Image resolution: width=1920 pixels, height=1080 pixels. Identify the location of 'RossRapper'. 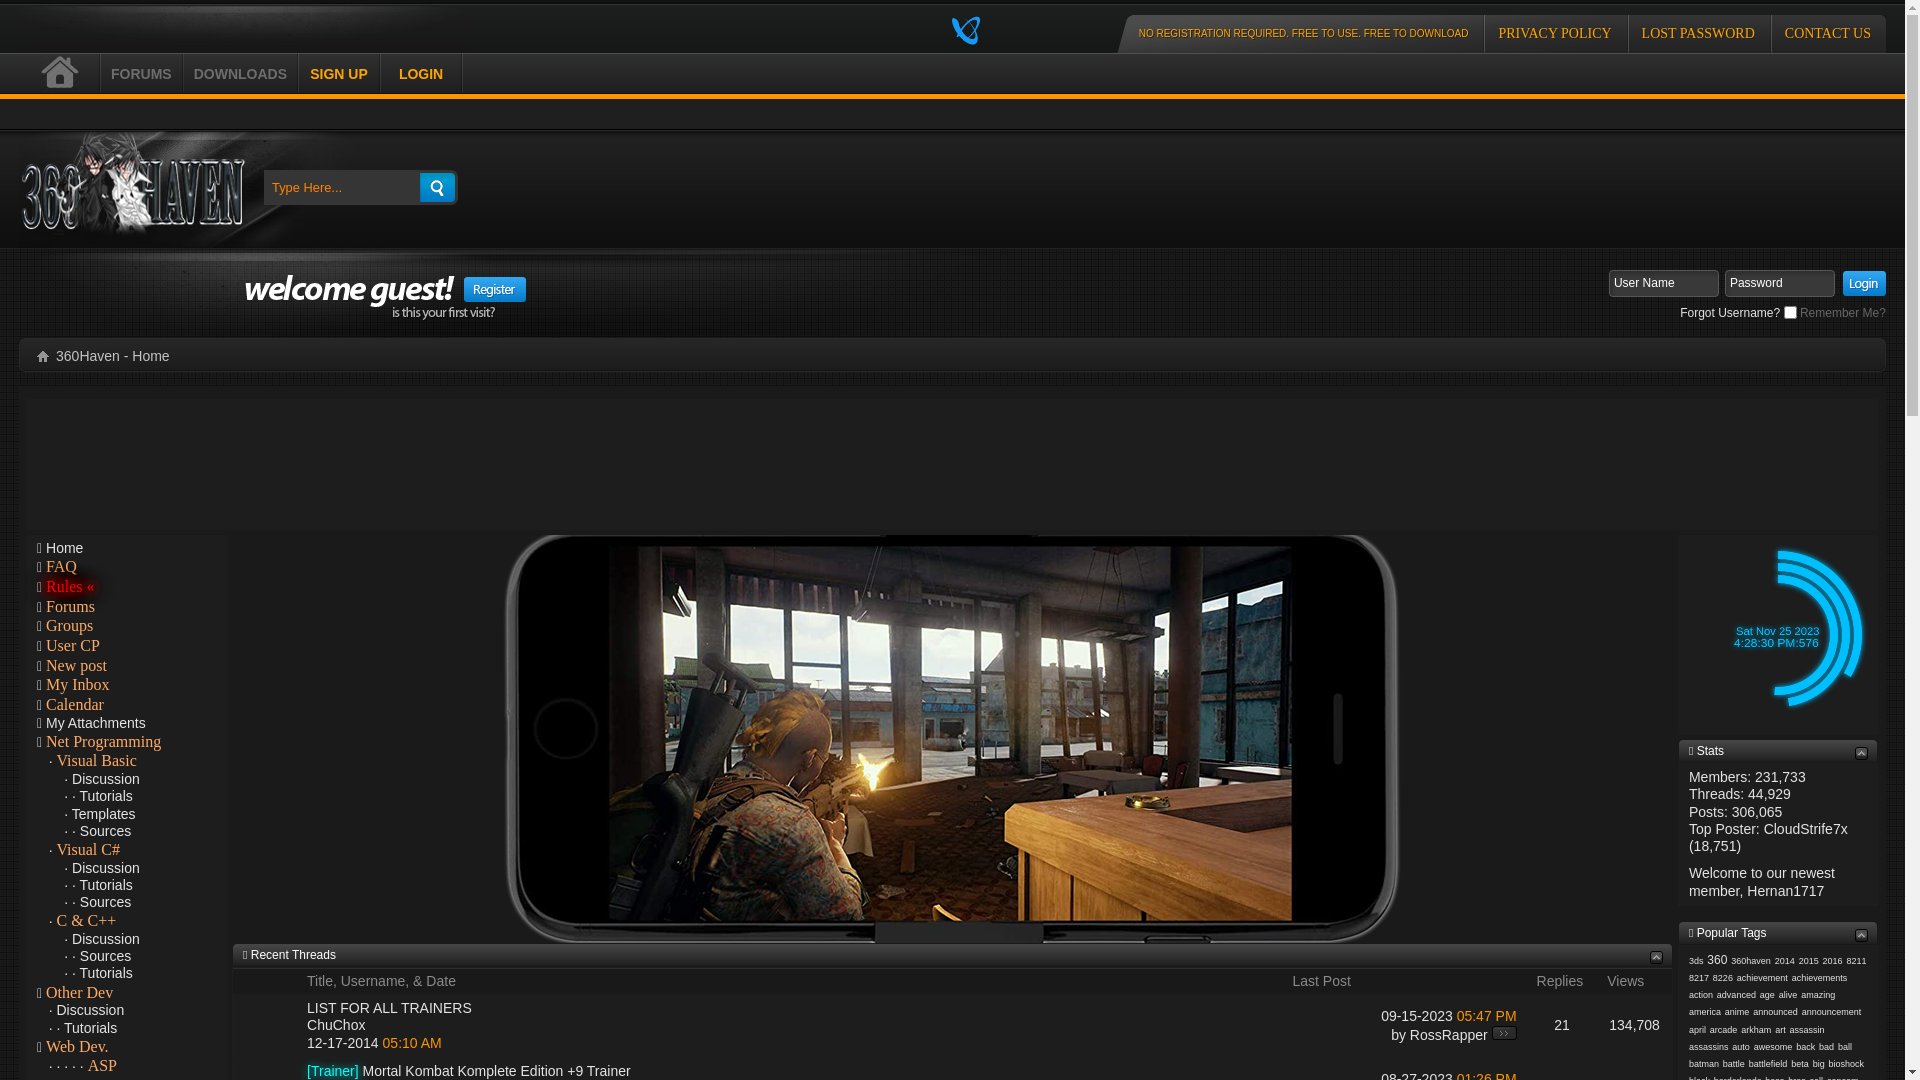
(1449, 1034).